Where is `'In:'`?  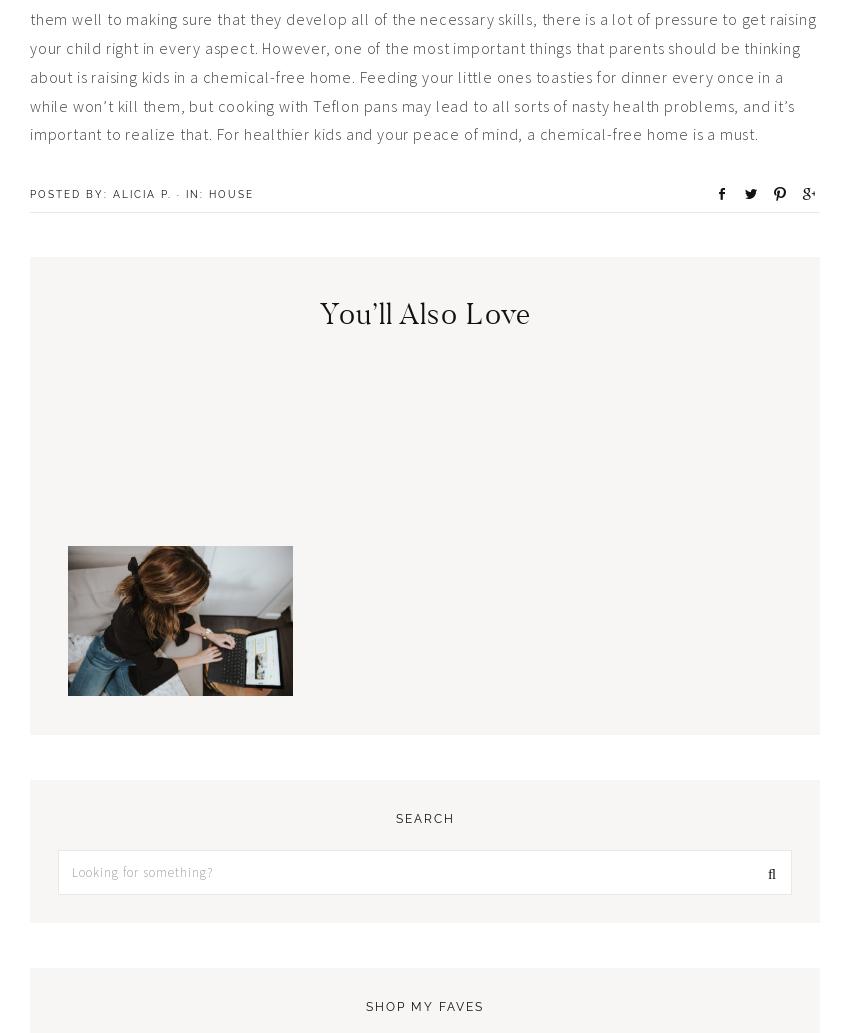 'In:' is located at coordinates (196, 193).